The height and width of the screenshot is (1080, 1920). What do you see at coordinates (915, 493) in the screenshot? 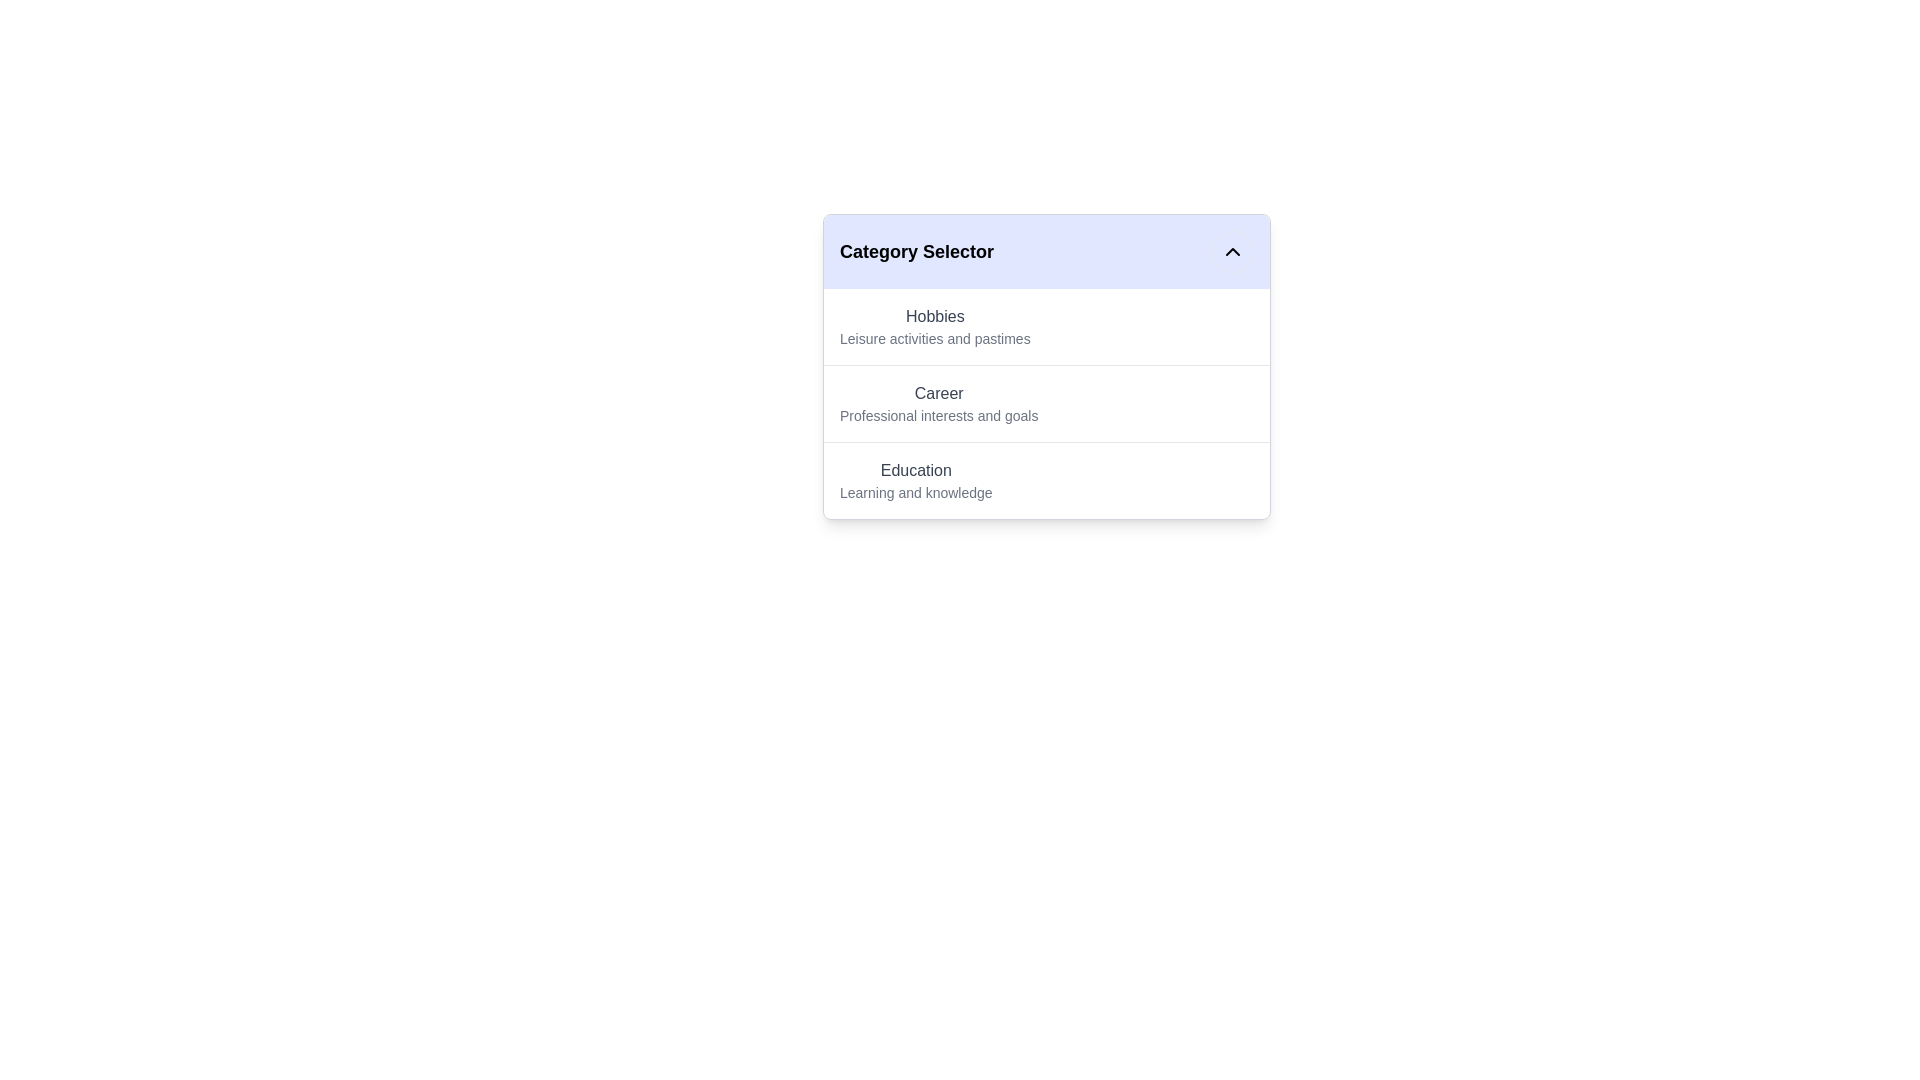
I see `the static text that provides additional context for the 'Education' category, located directly beneath the 'Education' title in the card-styled component` at bounding box center [915, 493].